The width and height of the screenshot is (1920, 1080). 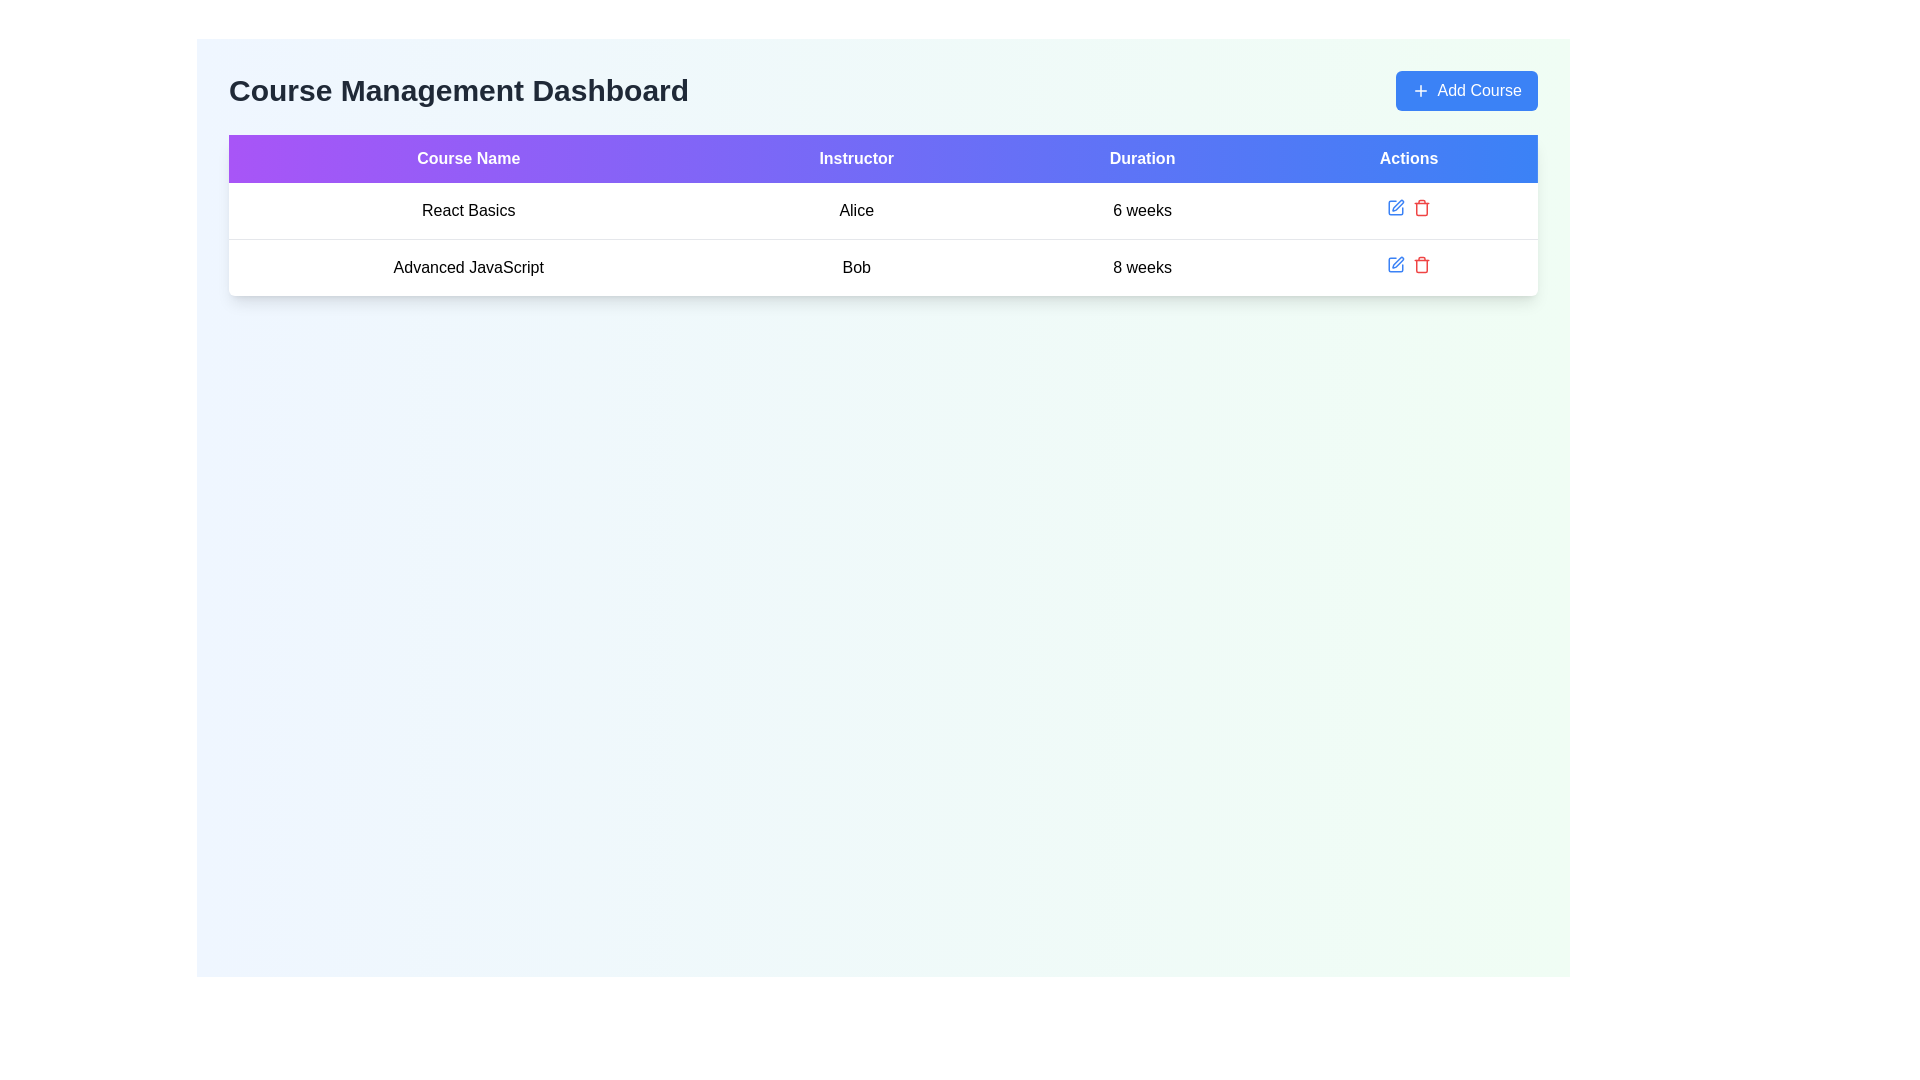 What do you see at coordinates (1408, 157) in the screenshot?
I see `the 'Actions' label, which is the fourth header in the table with a blue background and white text` at bounding box center [1408, 157].